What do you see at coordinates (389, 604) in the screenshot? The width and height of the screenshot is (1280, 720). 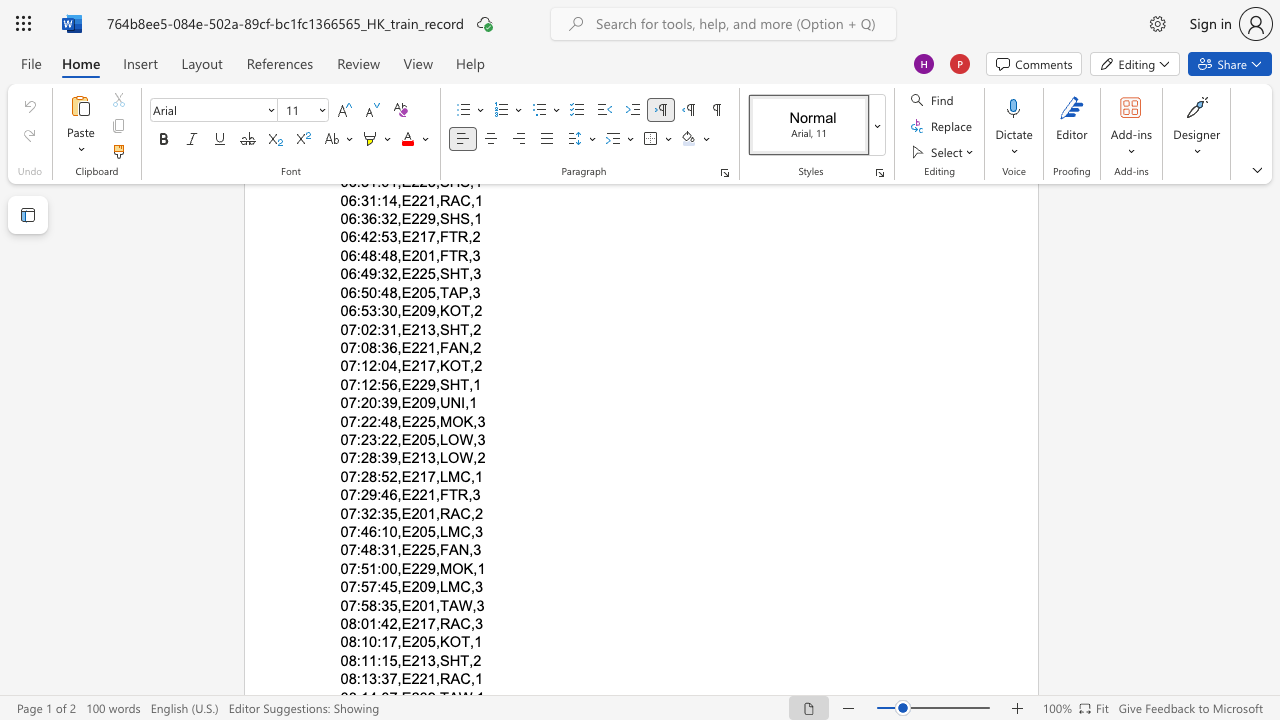 I see `the subset text "5,E201,T" within the text "07:58:35,E201,TAW,3"` at bounding box center [389, 604].